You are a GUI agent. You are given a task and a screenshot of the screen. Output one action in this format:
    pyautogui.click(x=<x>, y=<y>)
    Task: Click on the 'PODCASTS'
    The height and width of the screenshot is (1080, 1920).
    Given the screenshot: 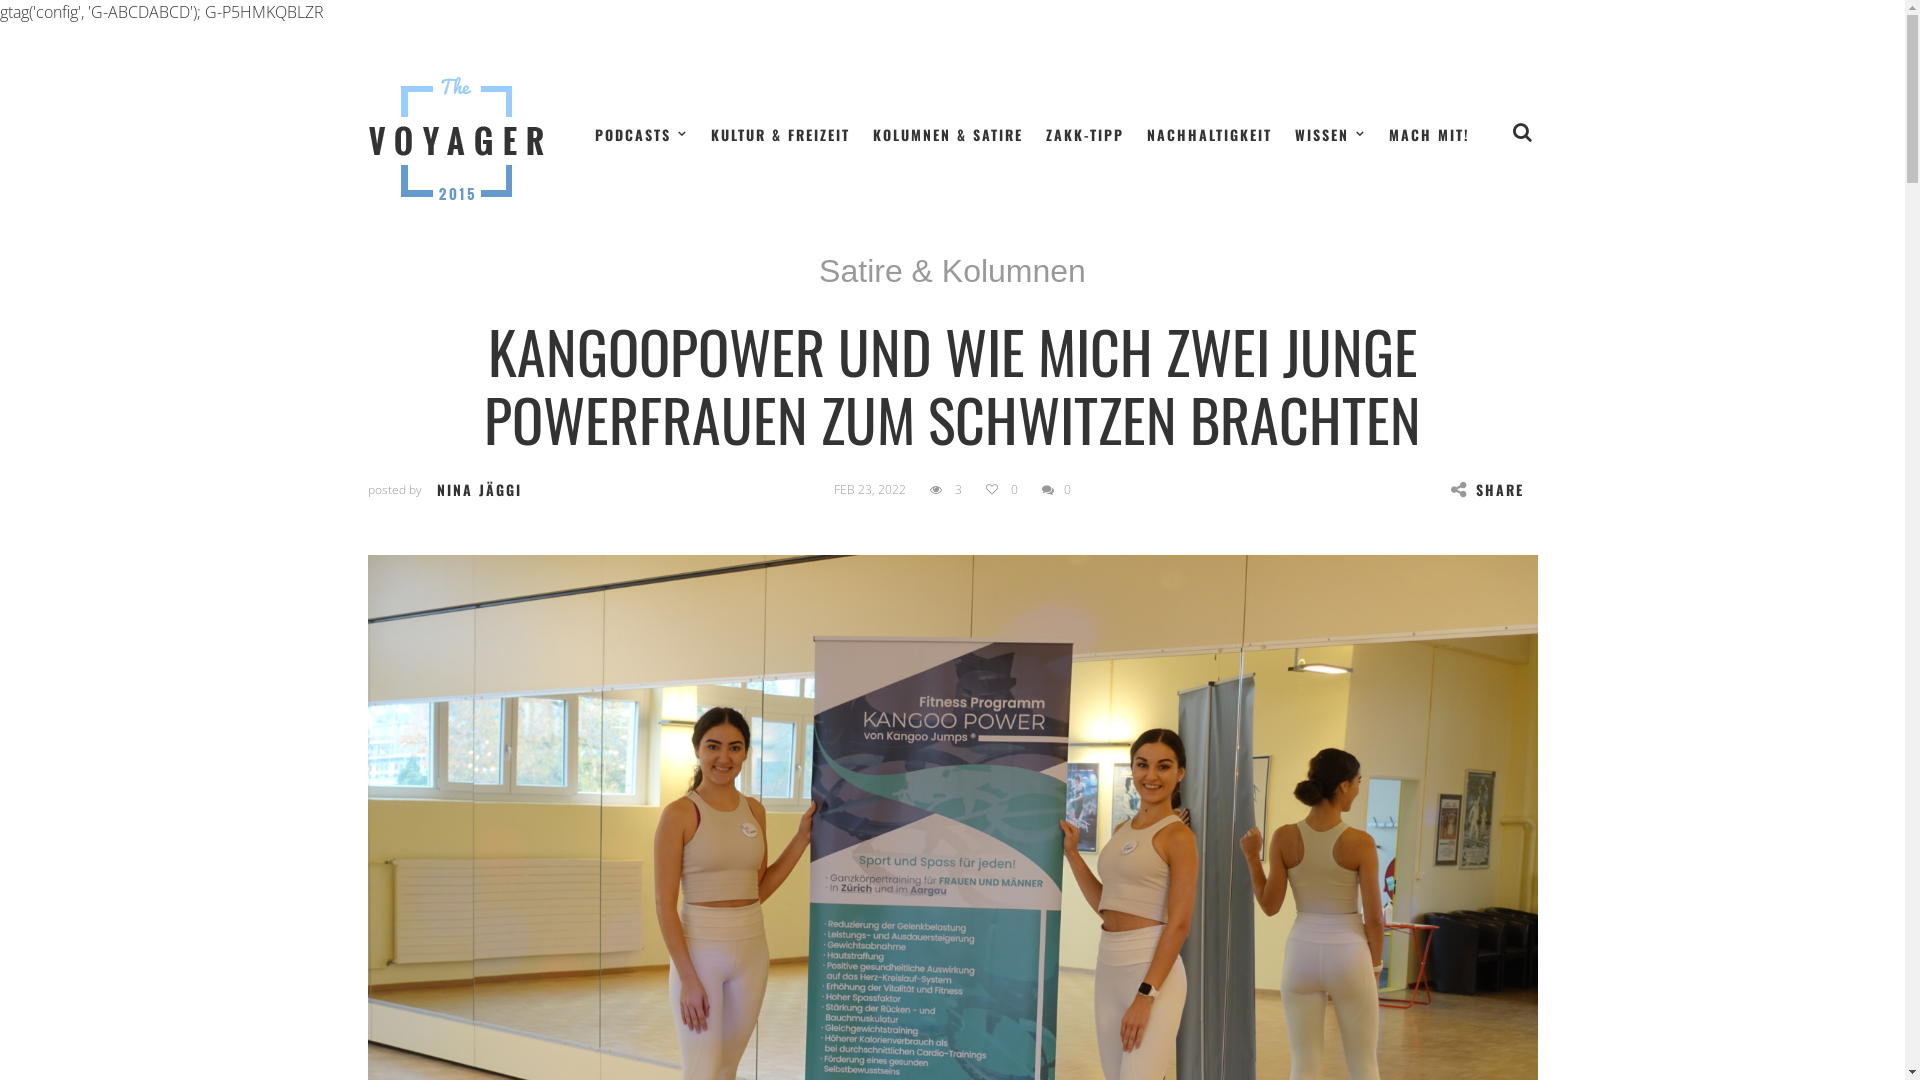 What is the action you would take?
    pyautogui.click(x=640, y=135)
    